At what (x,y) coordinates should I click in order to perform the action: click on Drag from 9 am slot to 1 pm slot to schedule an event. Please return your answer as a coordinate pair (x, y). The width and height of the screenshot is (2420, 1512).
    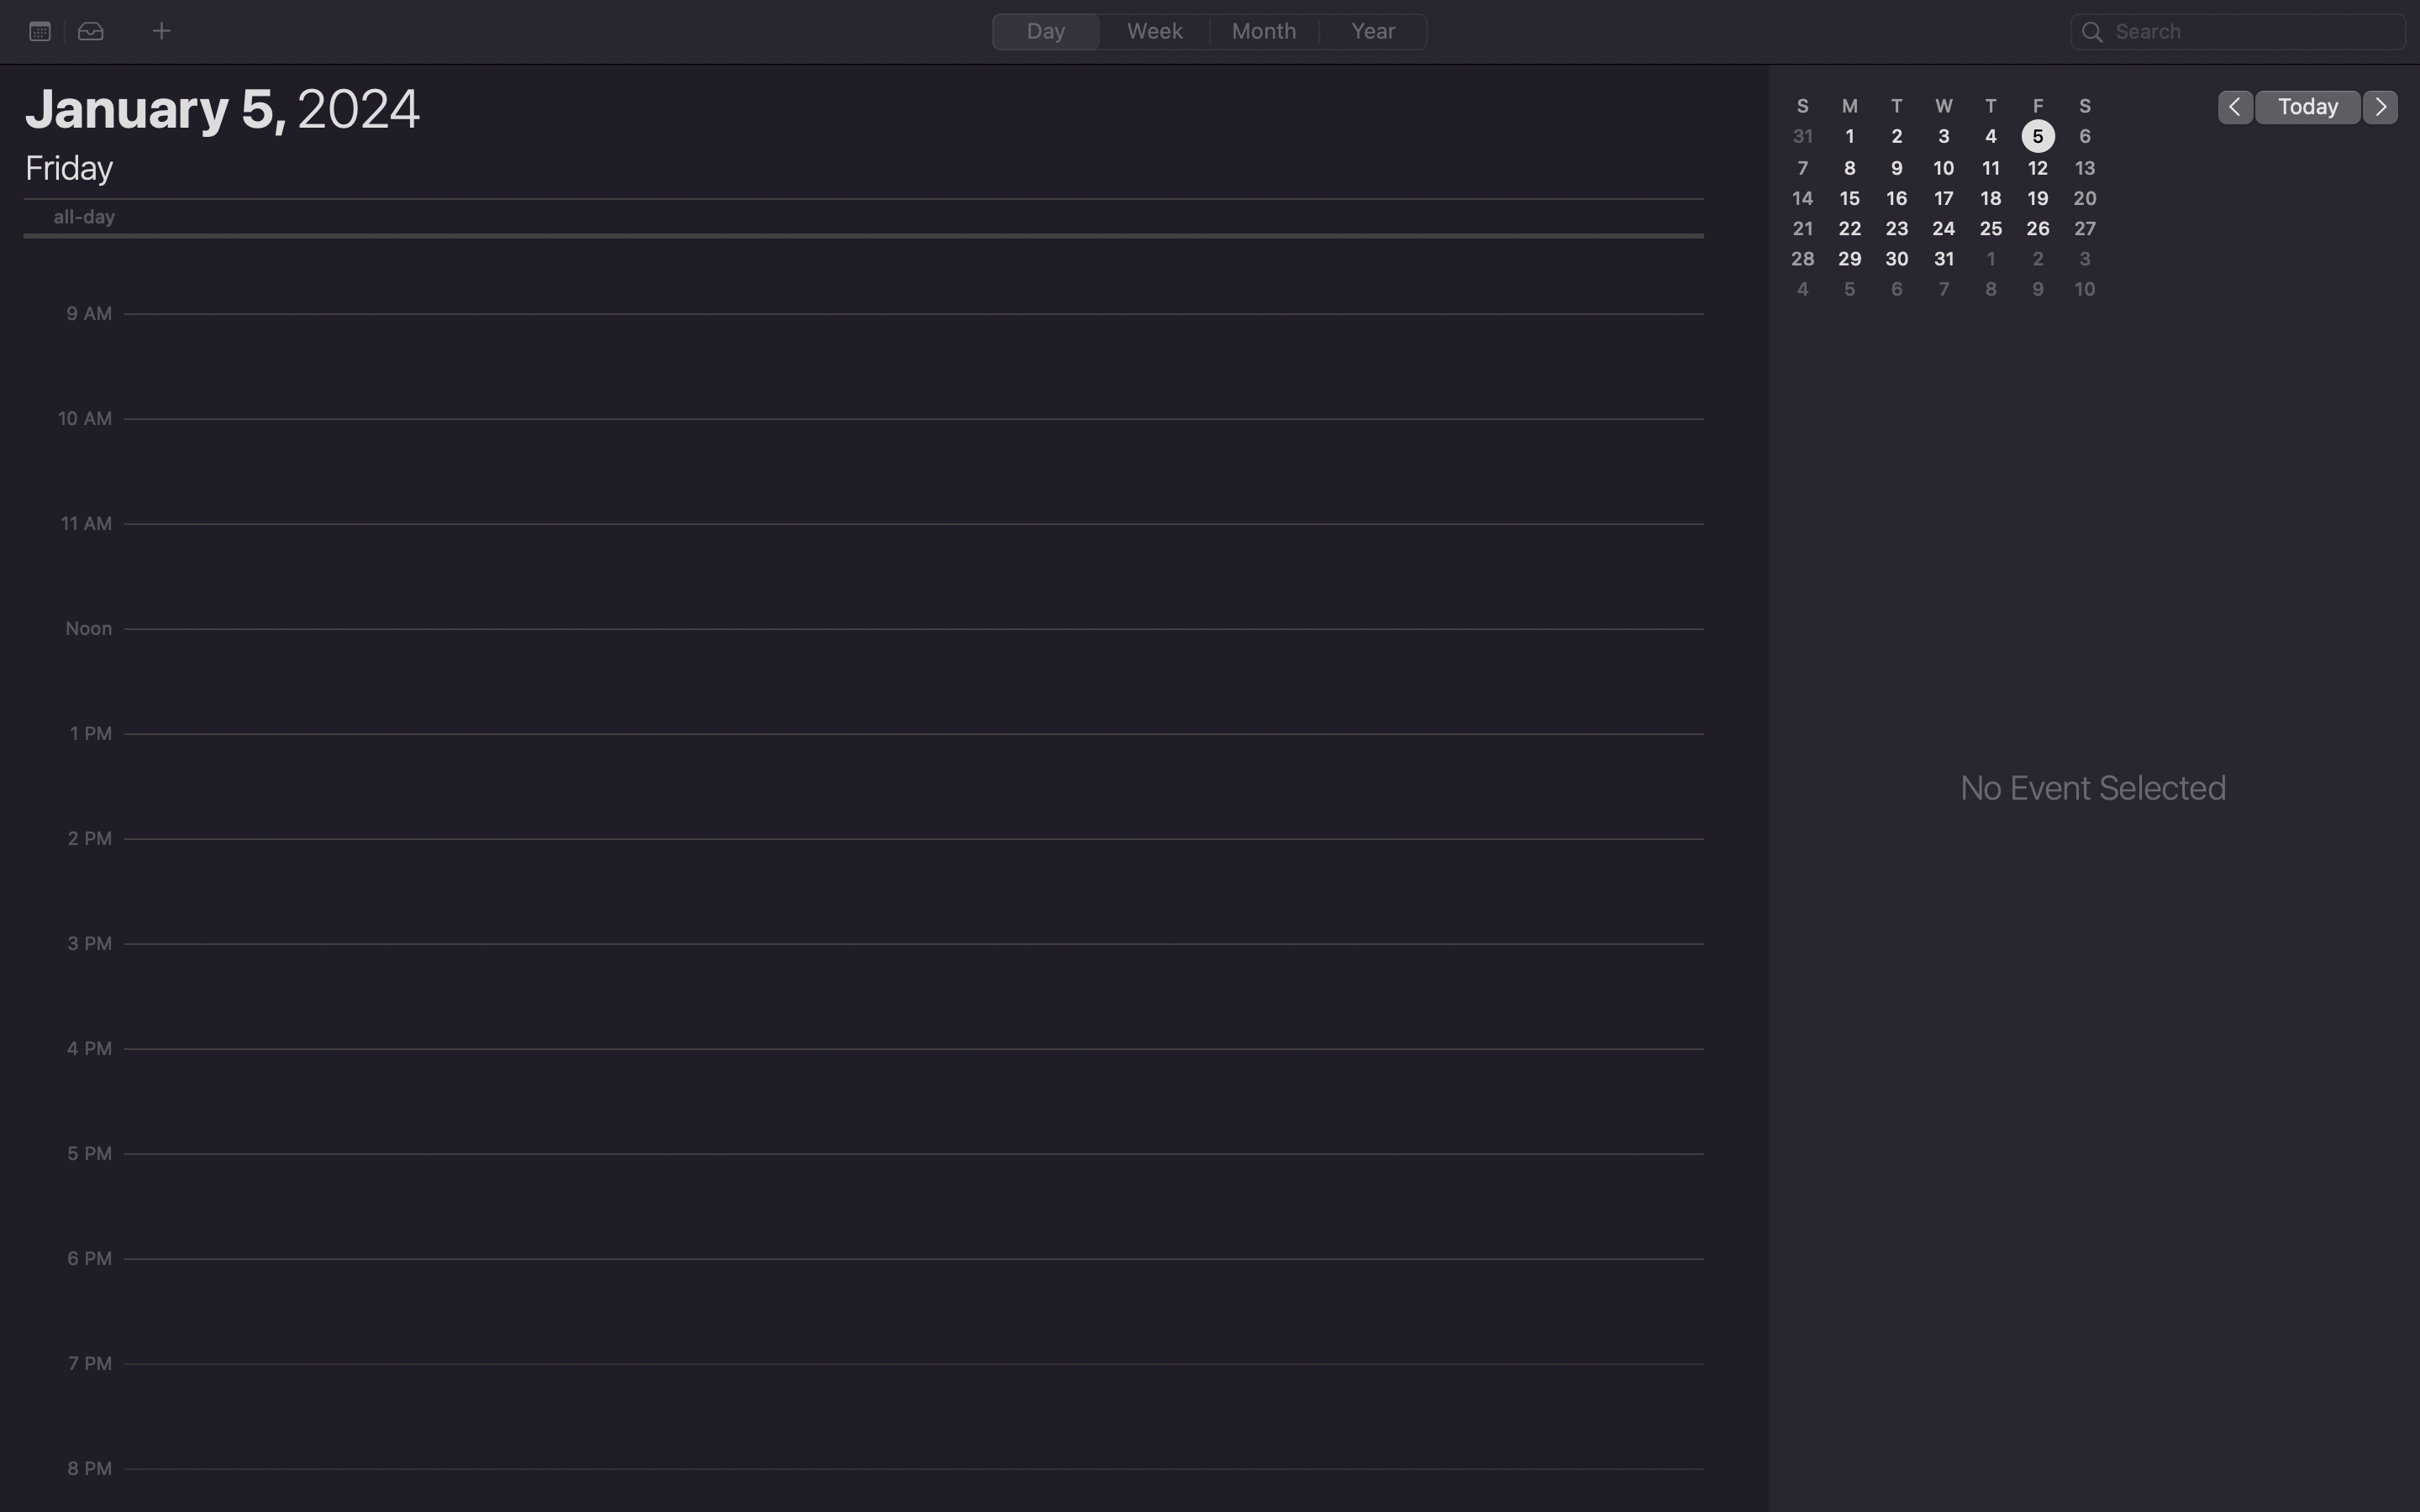
    Looking at the image, I should click on (920, 323).